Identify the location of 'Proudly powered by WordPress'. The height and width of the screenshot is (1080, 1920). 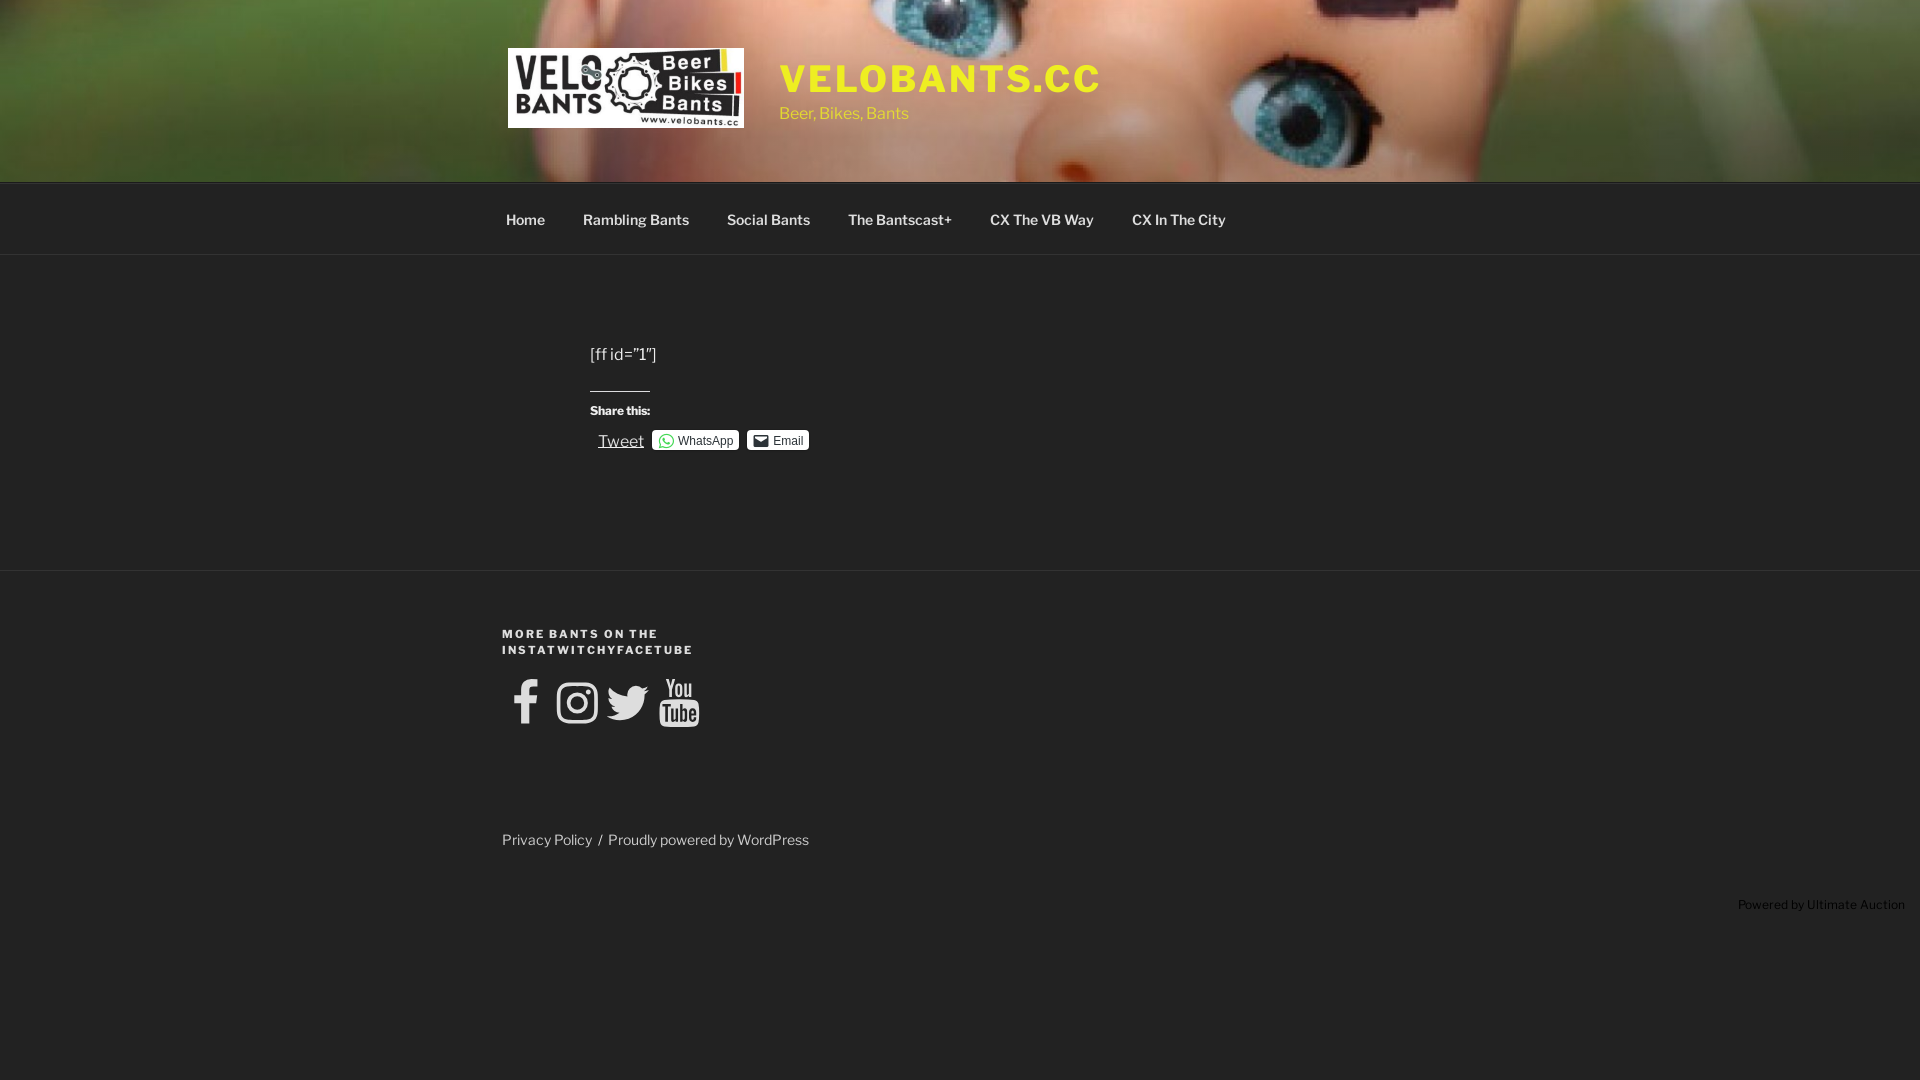
(708, 839).